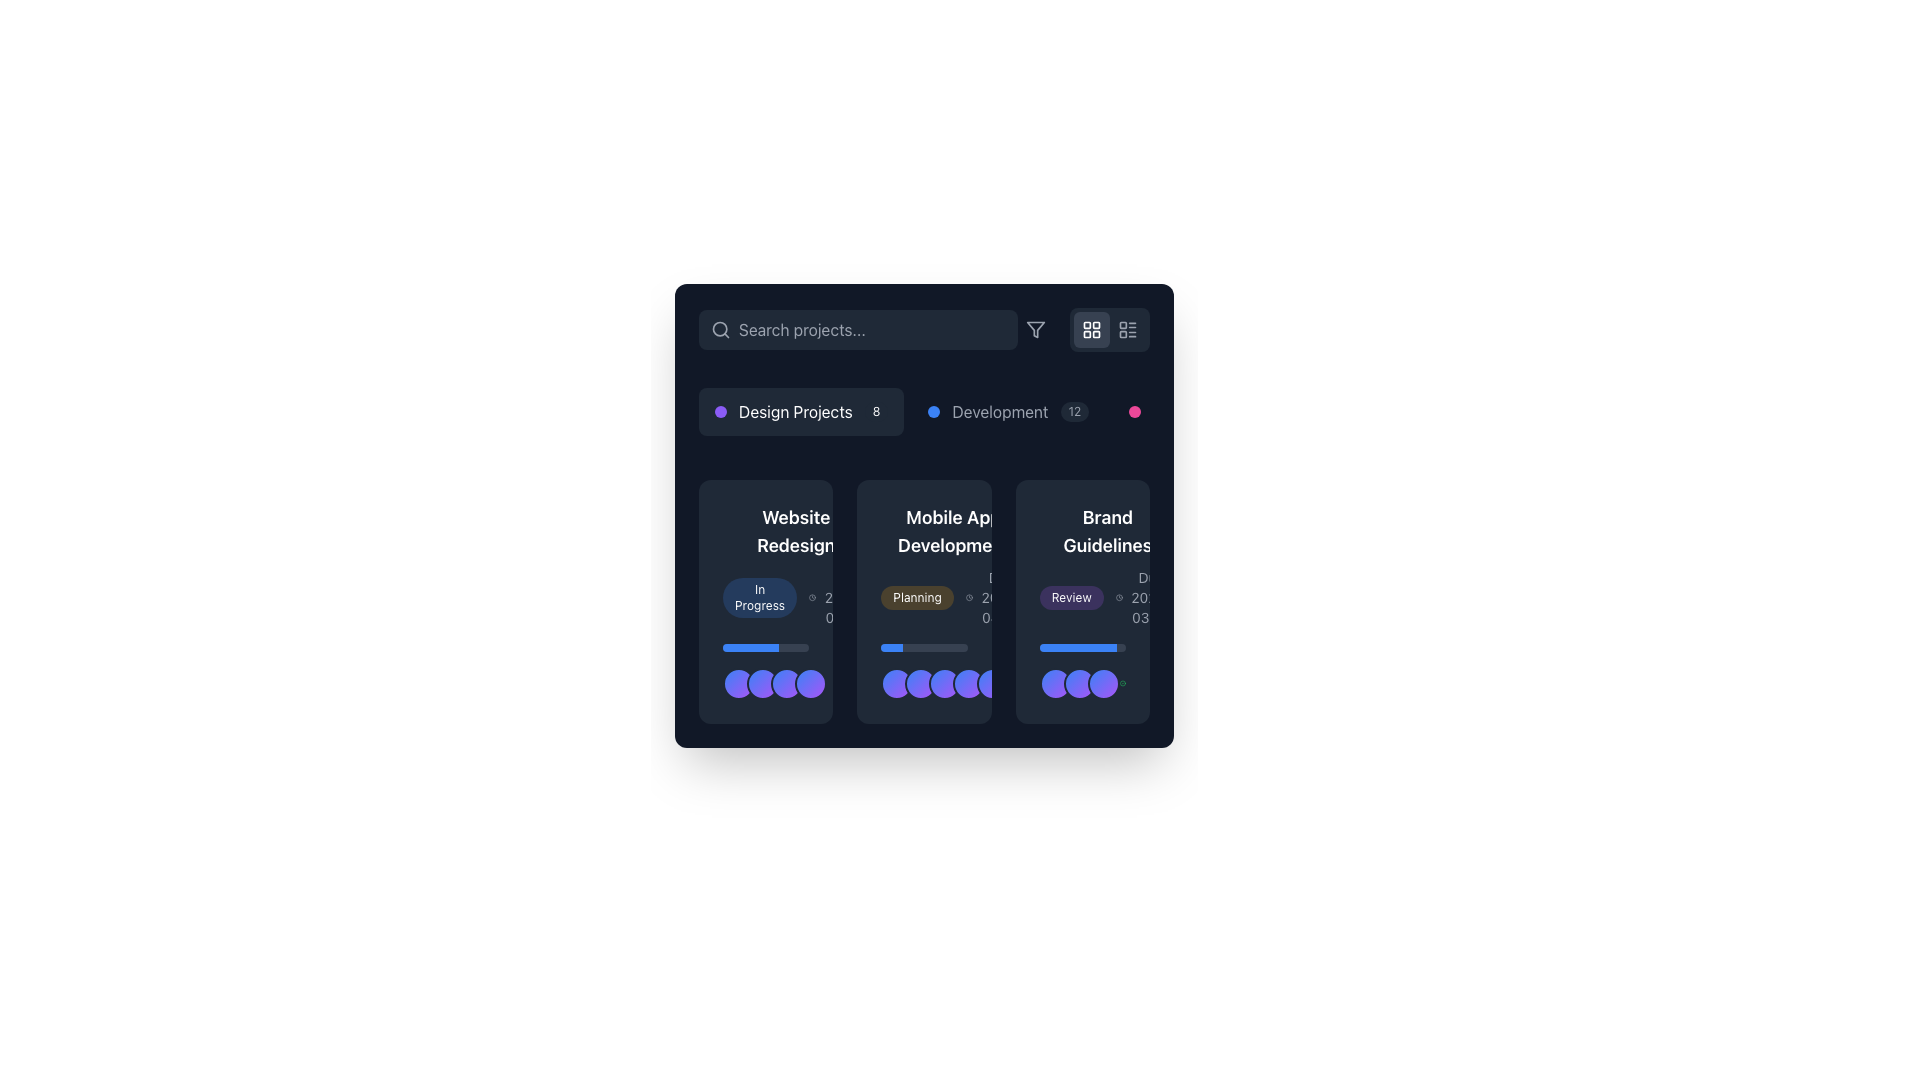  Describe the element at coordinates (1135, 411) in the screenshot. I see `the circular status indicator located at the top-right section of the application, preceding the label 'Marketing' and badge '5', to check for visual status indication` at that location.